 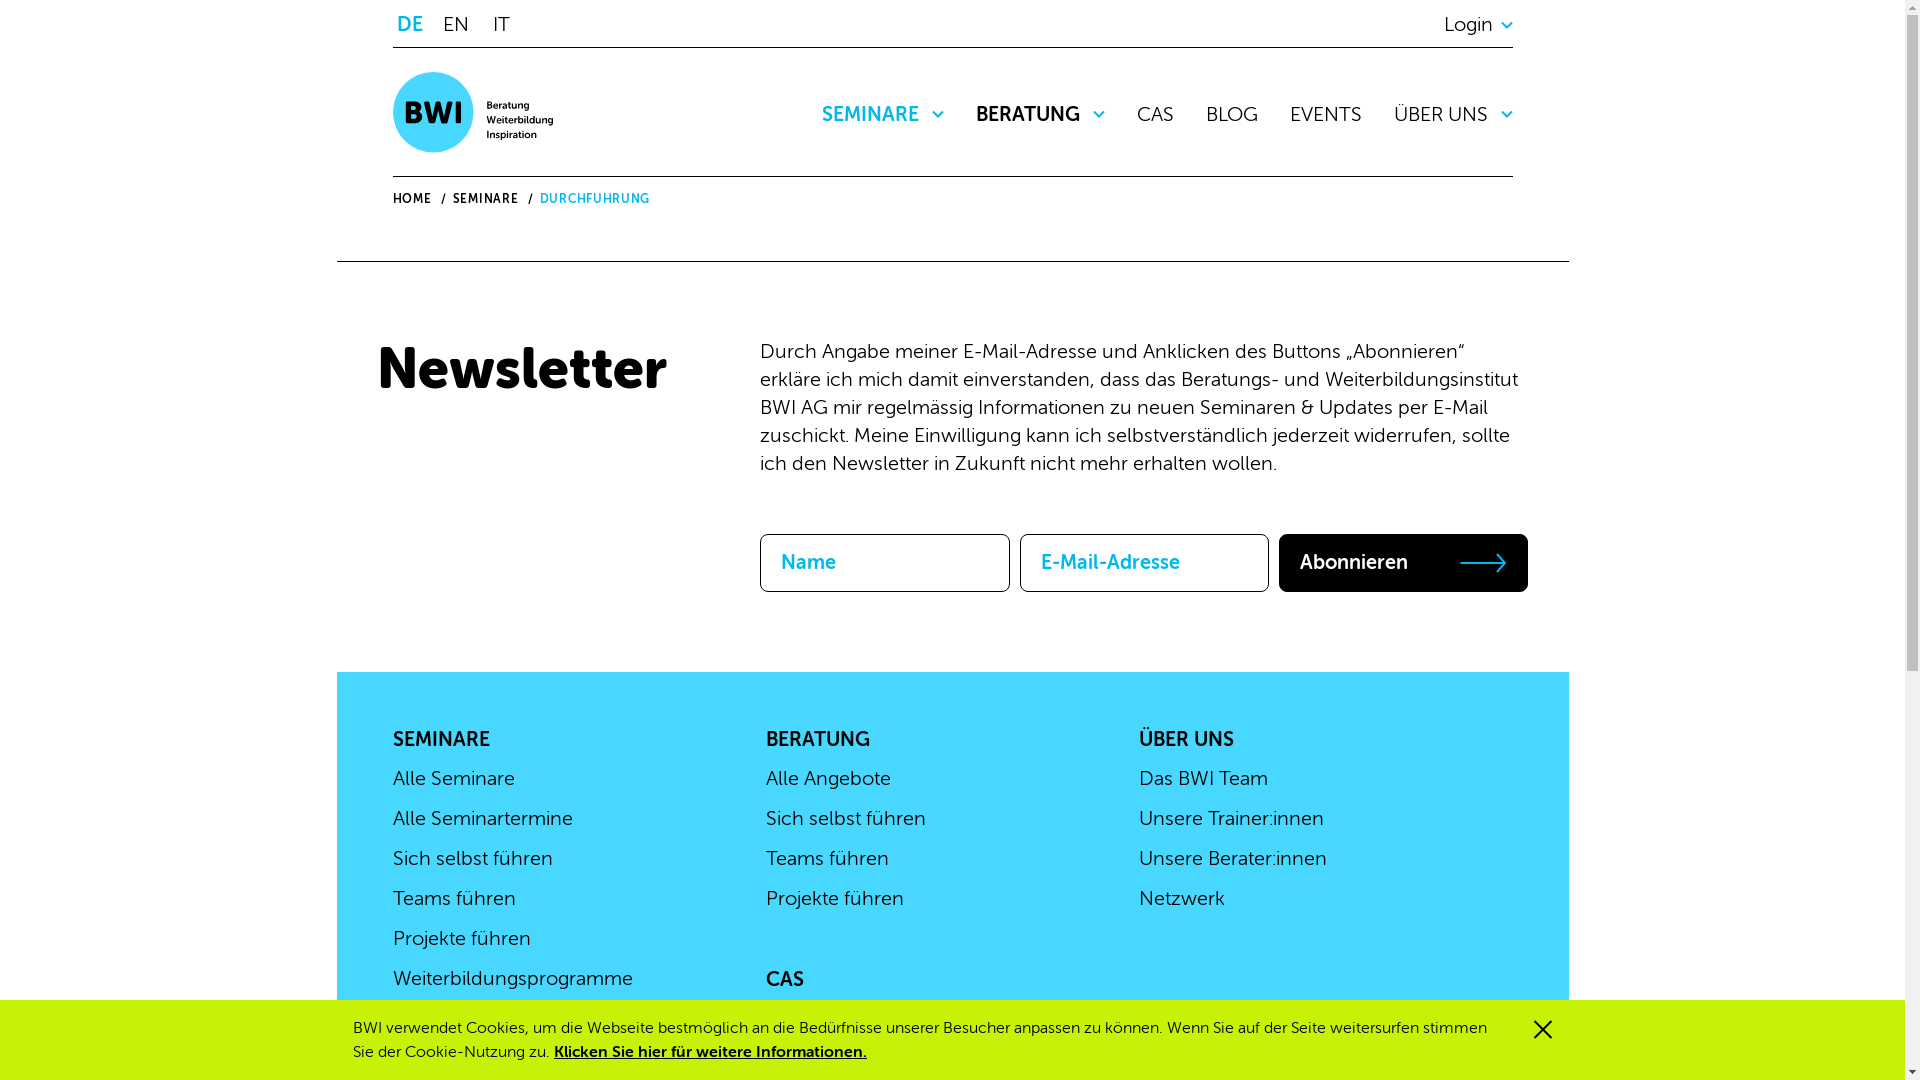 What do you see at coordinates (1154, 114) in the screenshot?
I see `'CAS'` at bounding box center [1154, 114].